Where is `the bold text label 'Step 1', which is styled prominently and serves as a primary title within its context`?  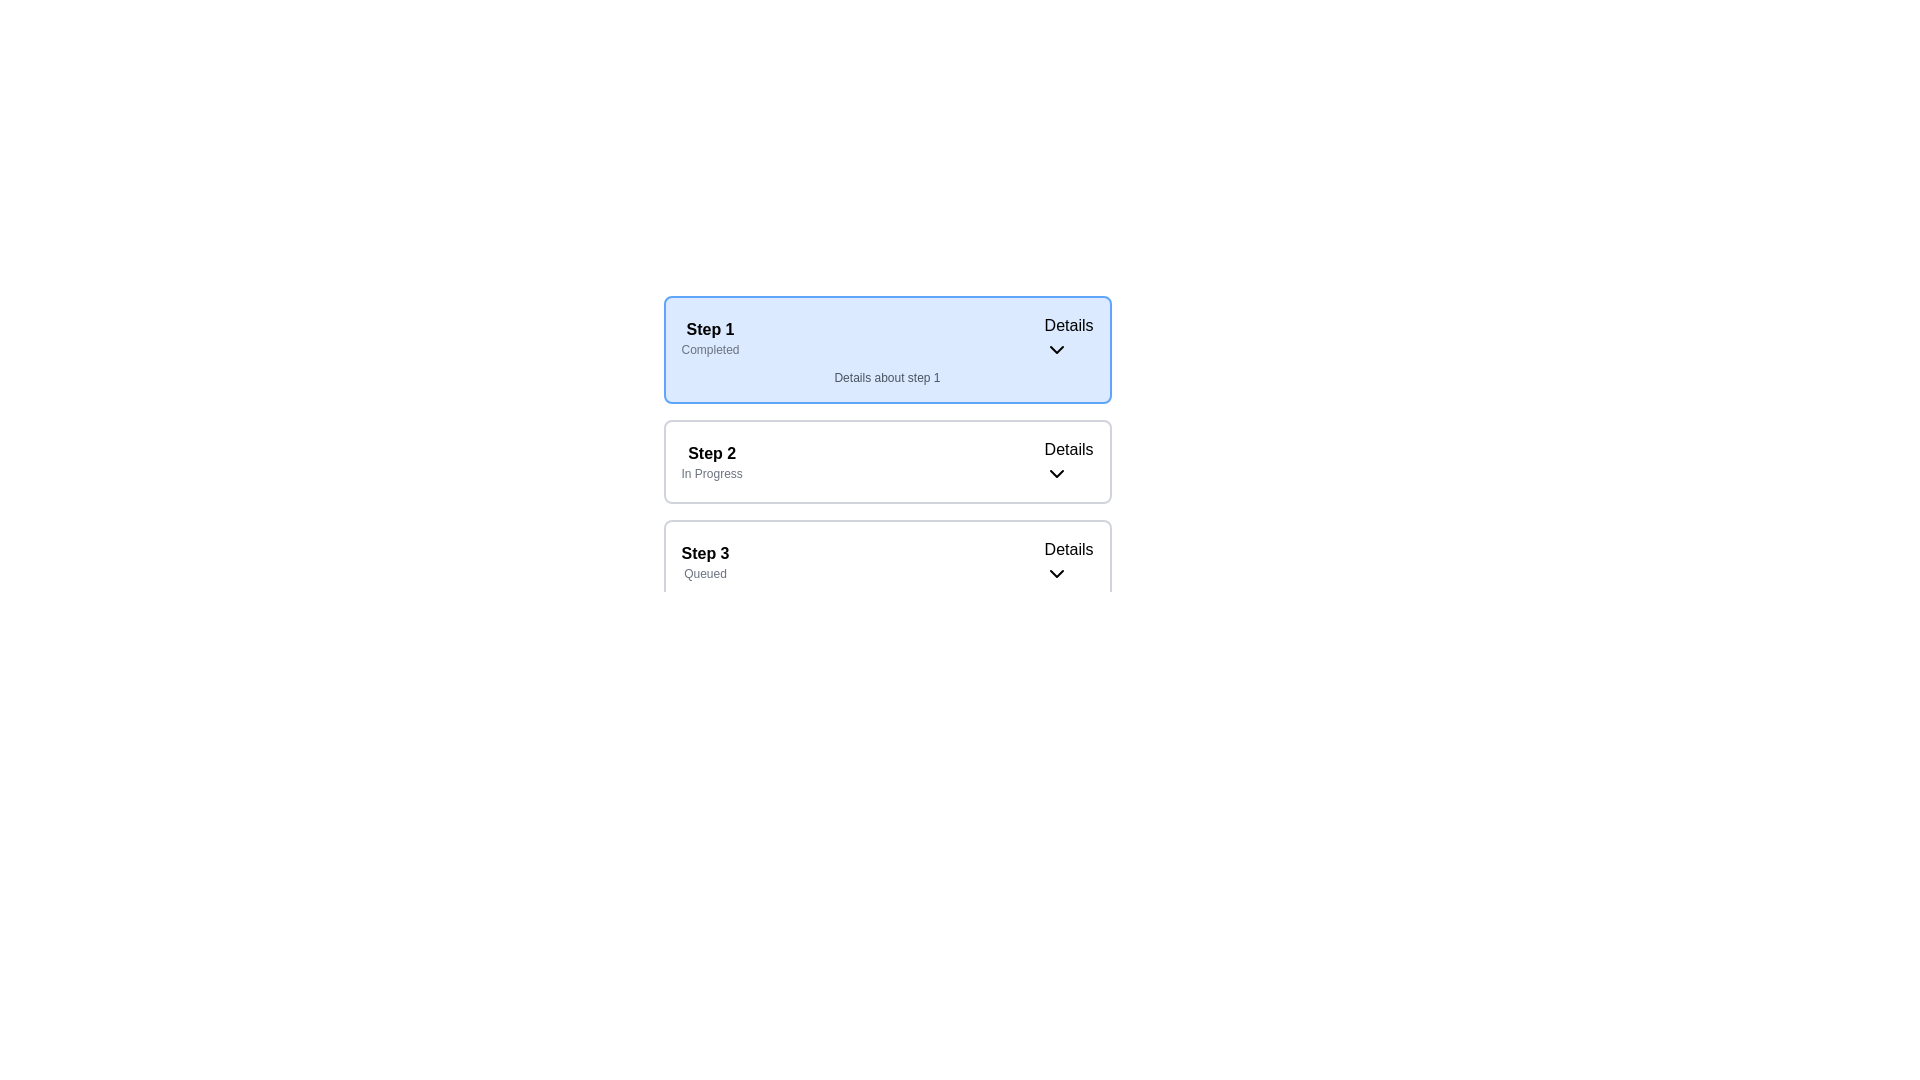 the bold text label 'Step 1', which is styled prominently and serves as a primary title within its context is located at coordinates (710, 329).